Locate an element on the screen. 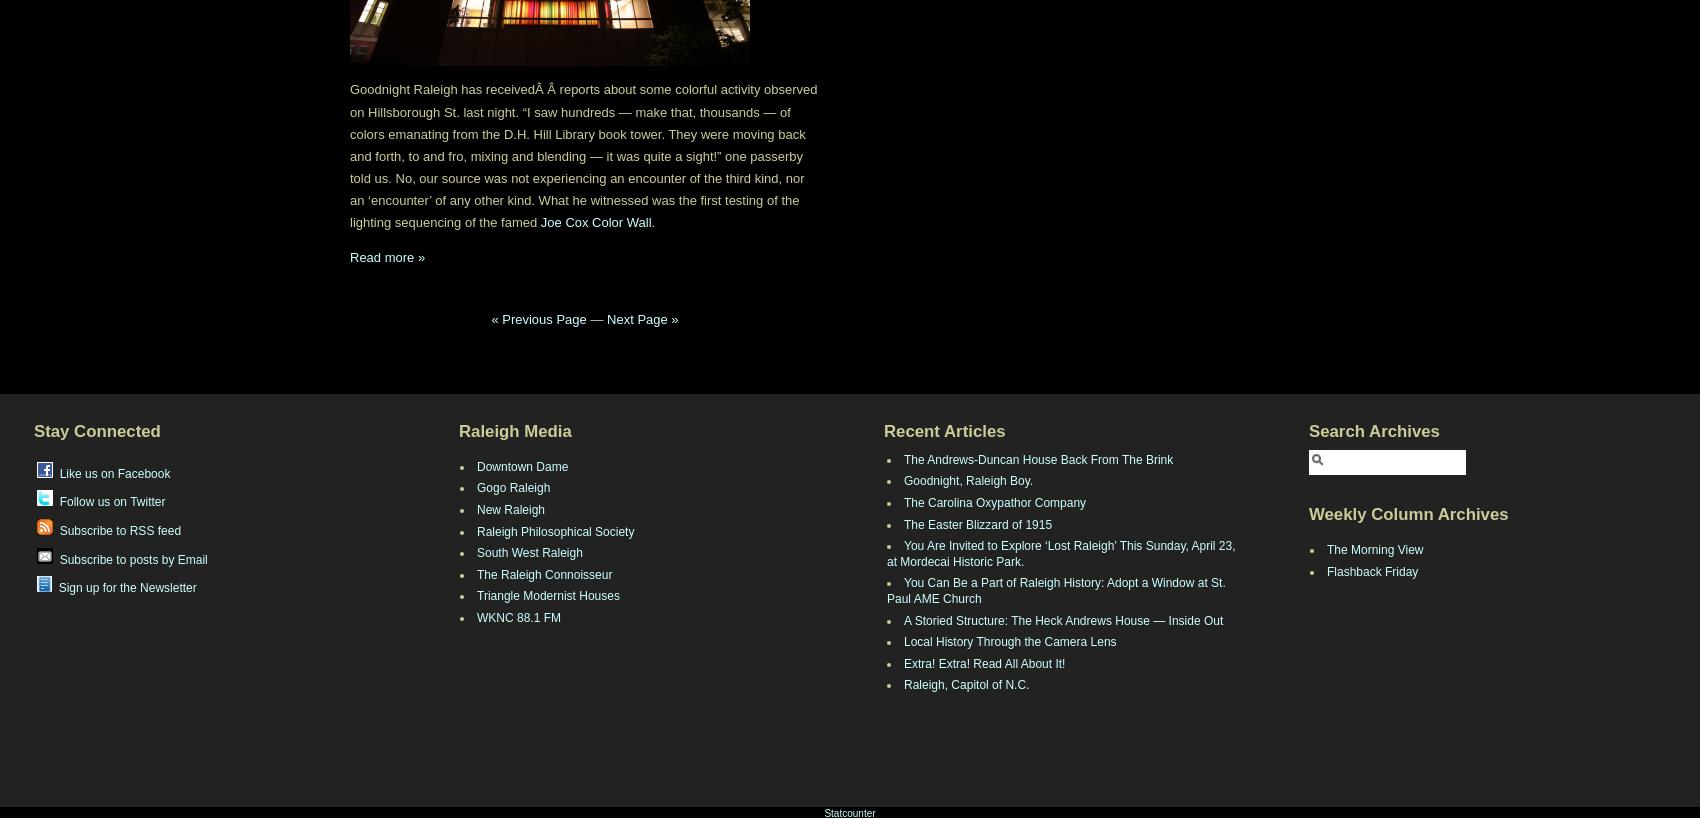 The width and height of the screenshot is (1700, 818). 'The Carolina Oxypathor Company' is located at coordinates (994, 502).